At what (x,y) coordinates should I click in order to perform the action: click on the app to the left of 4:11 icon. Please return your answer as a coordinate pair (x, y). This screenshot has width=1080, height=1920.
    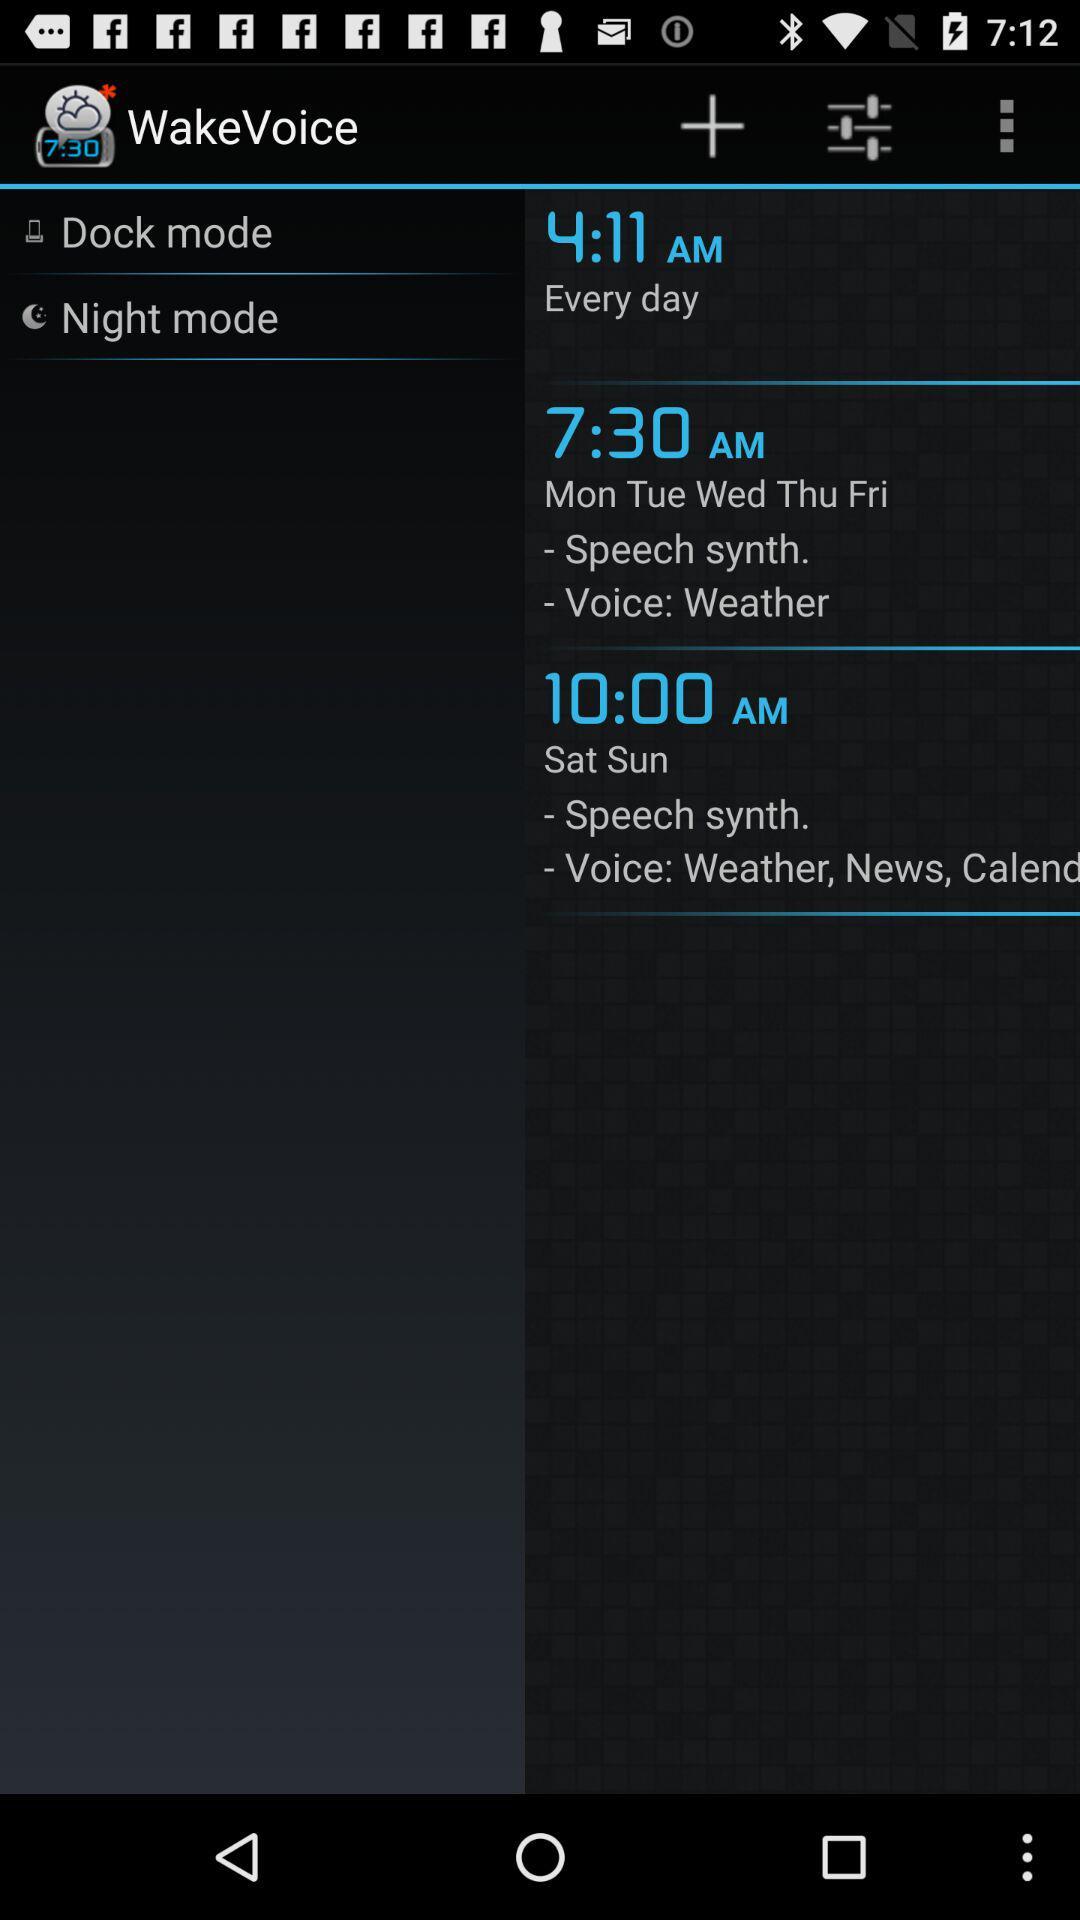
    Looking at the image, I should click on (165, 230).